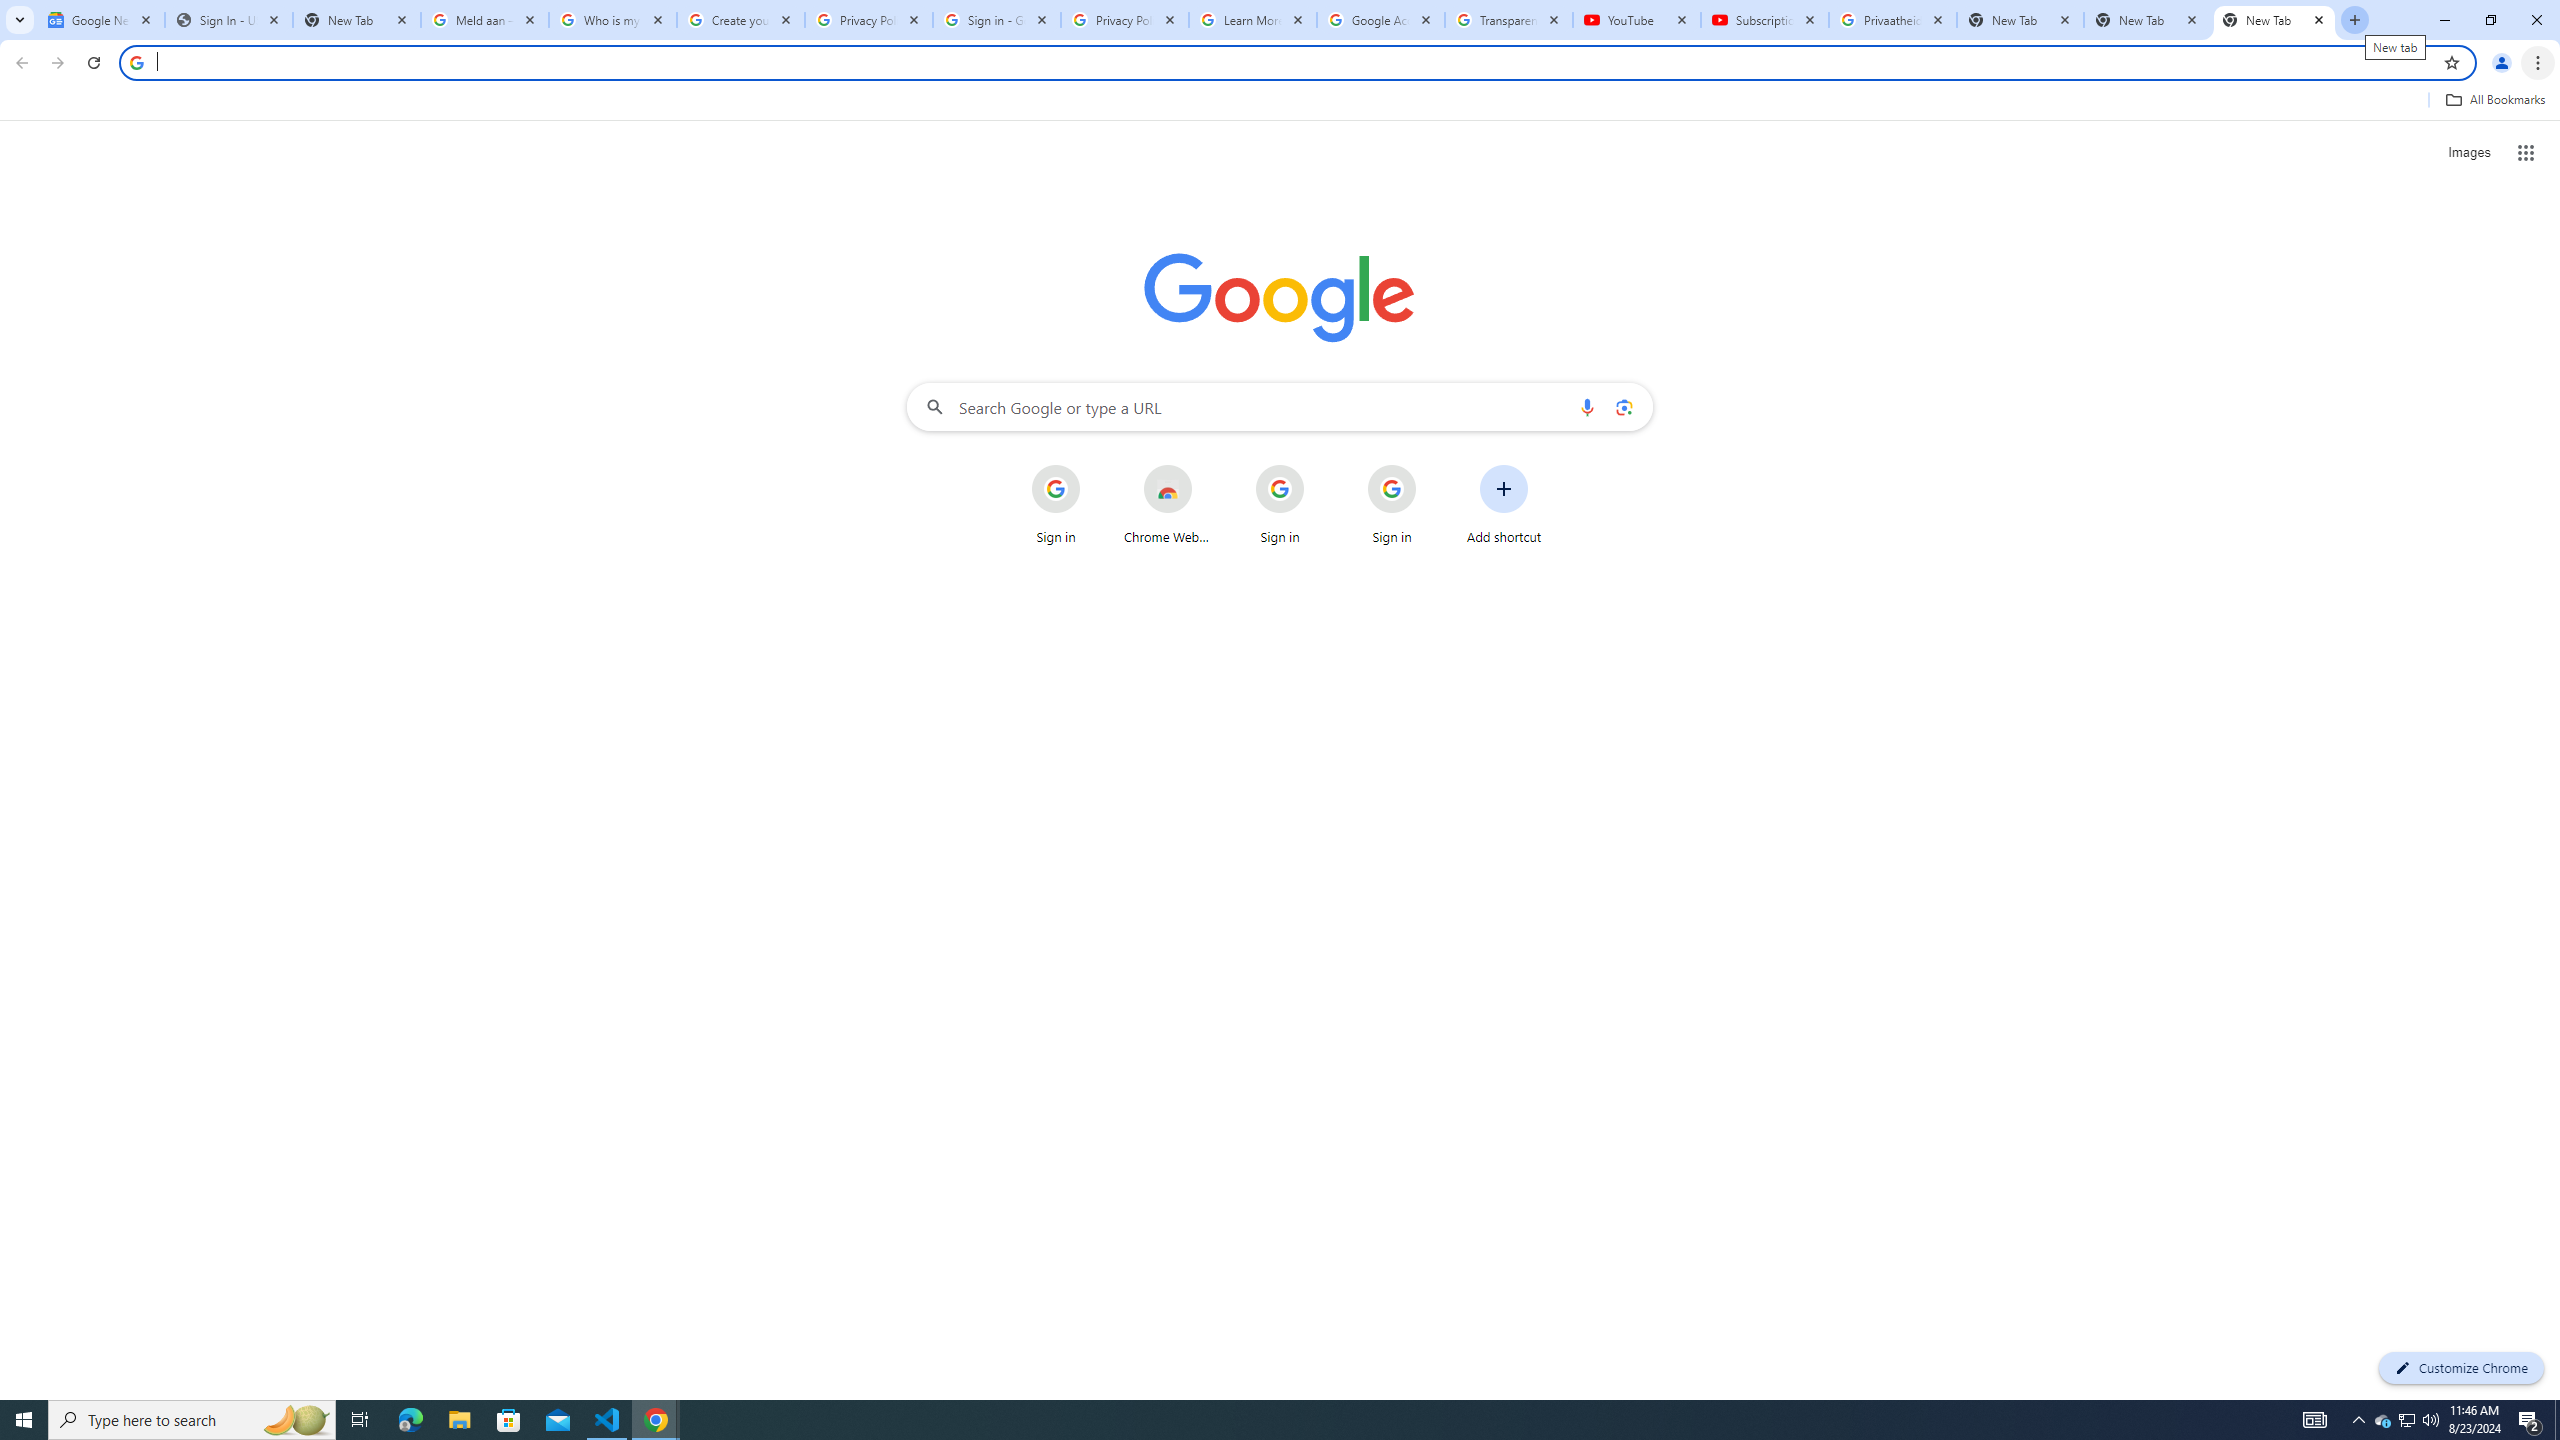 The height and width of the screenshot is (1440, 2560). I want to click on 'Create your Google Account', so click(741, 19).